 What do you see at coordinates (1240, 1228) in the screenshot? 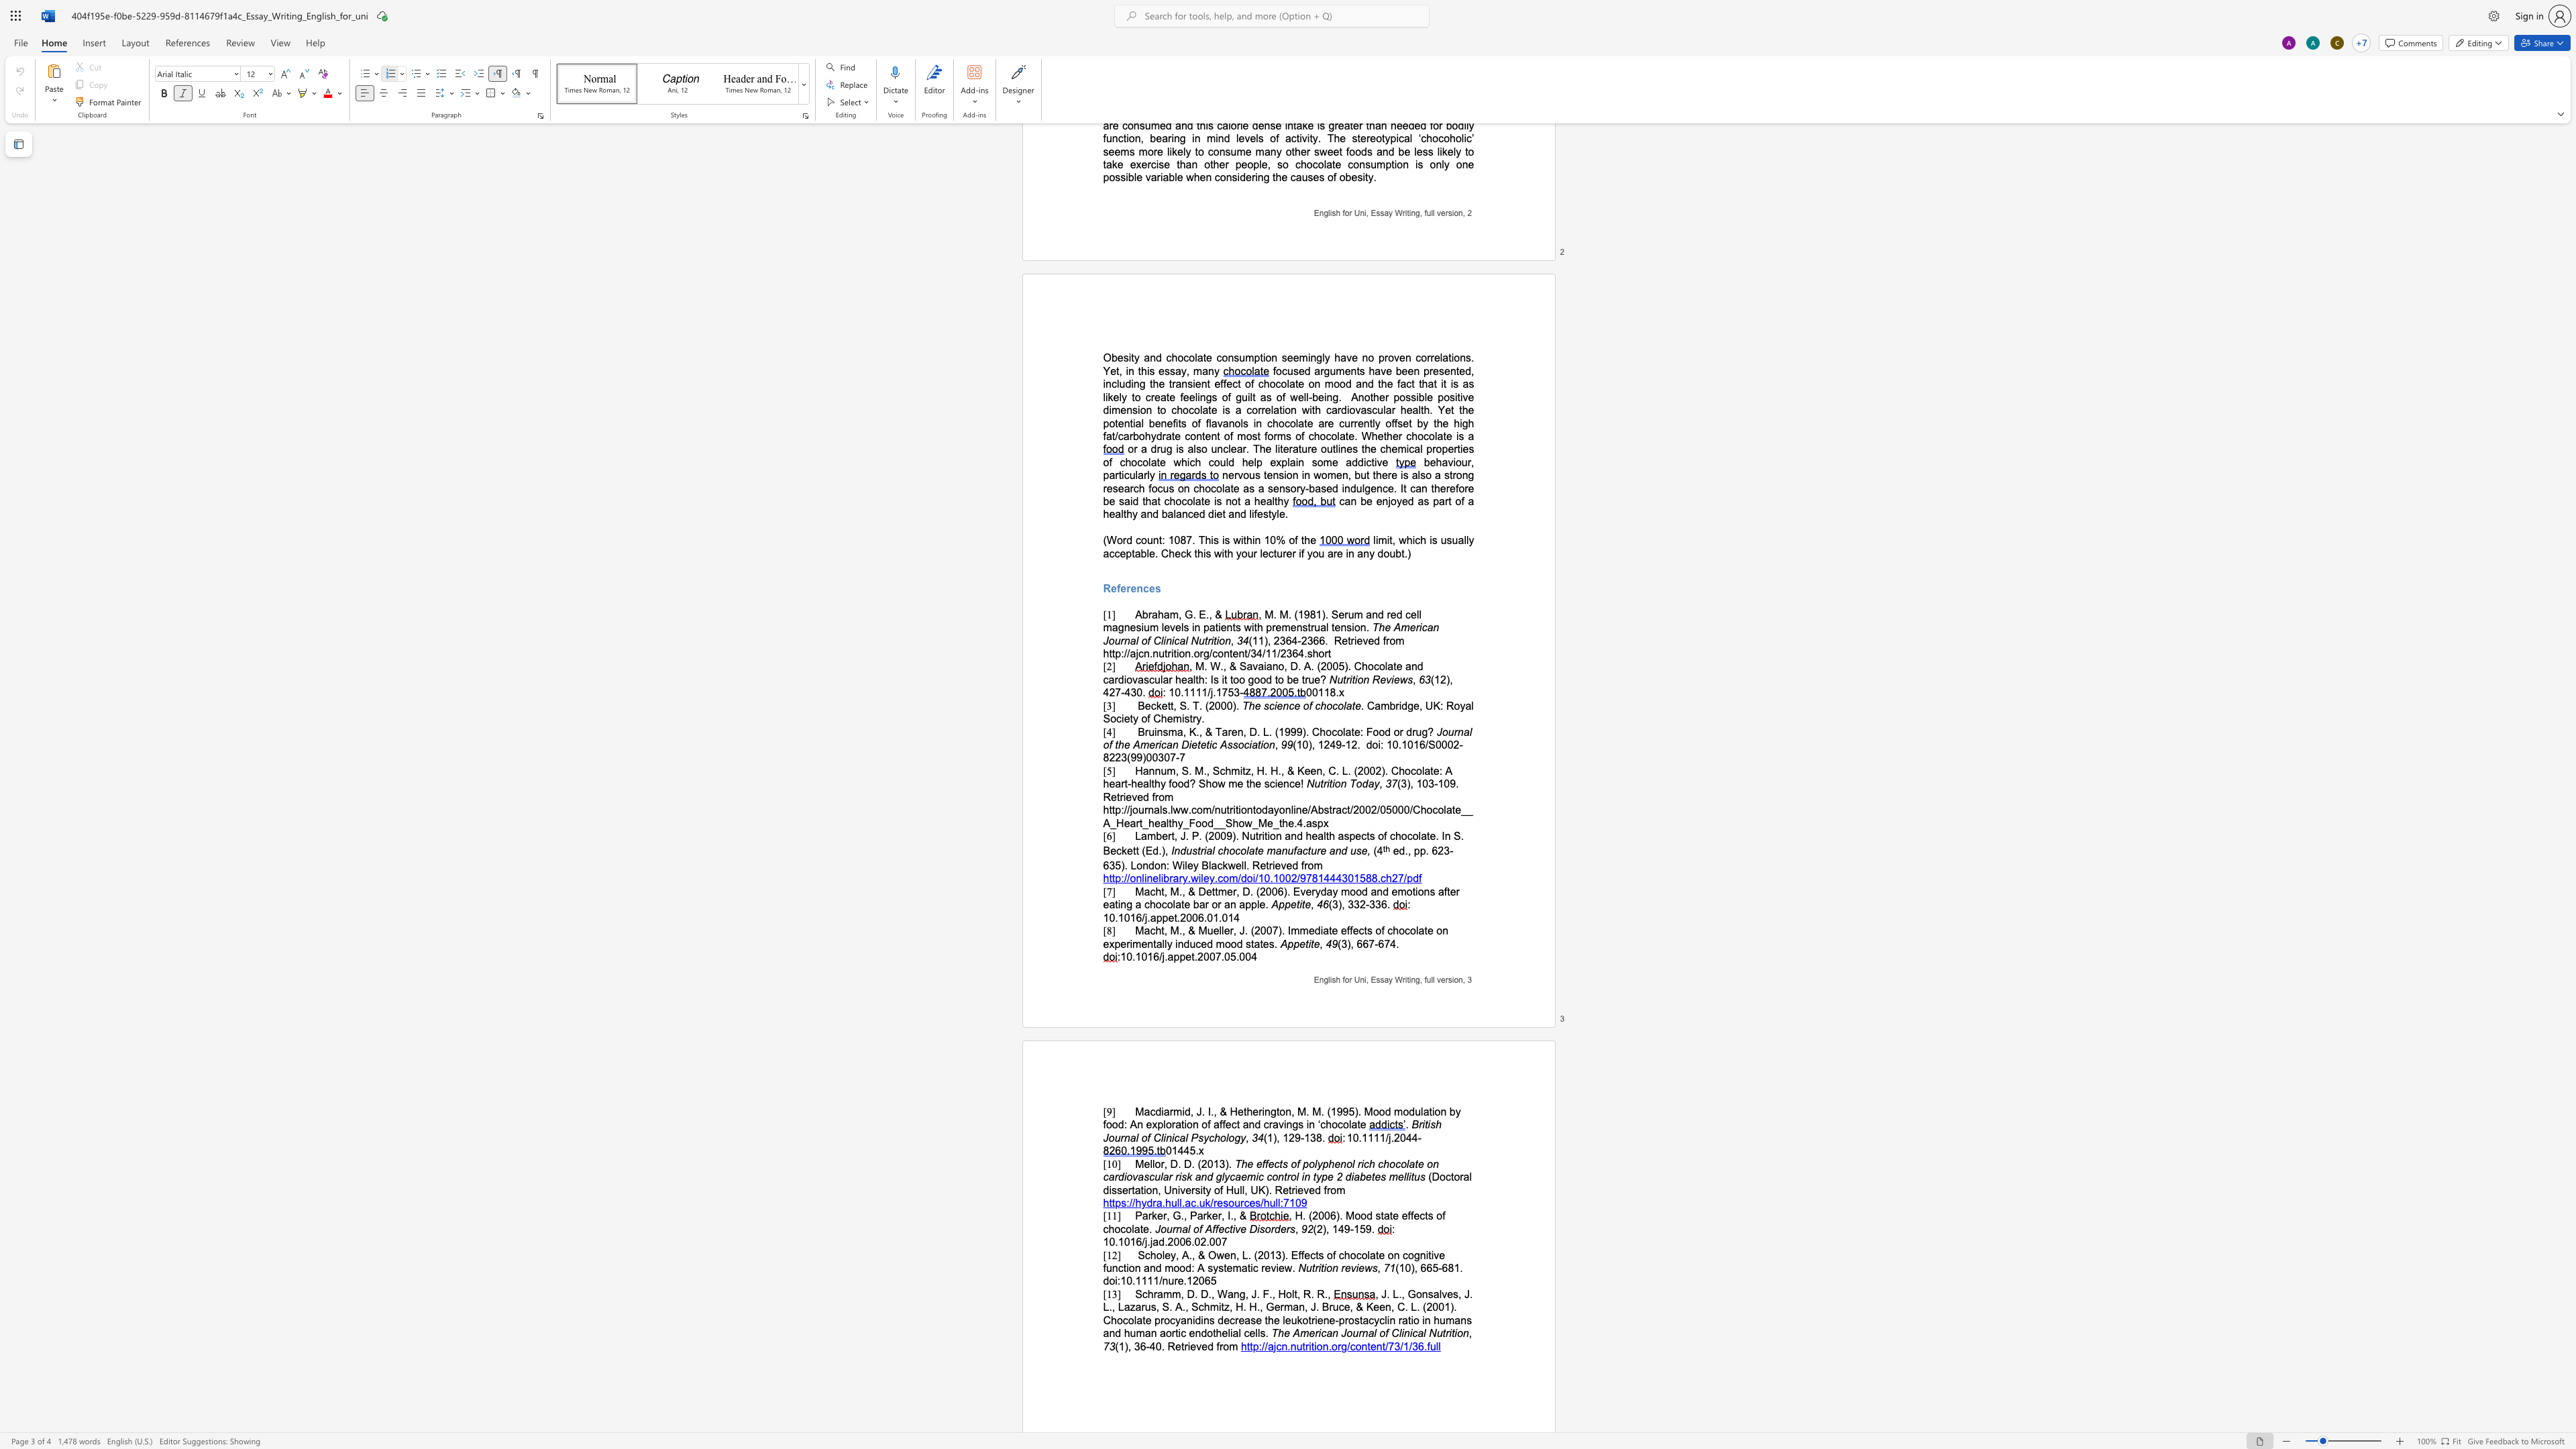
I see `the space between the continuous character "v" and "e" in the text` at bounding box center [1240, 1228].